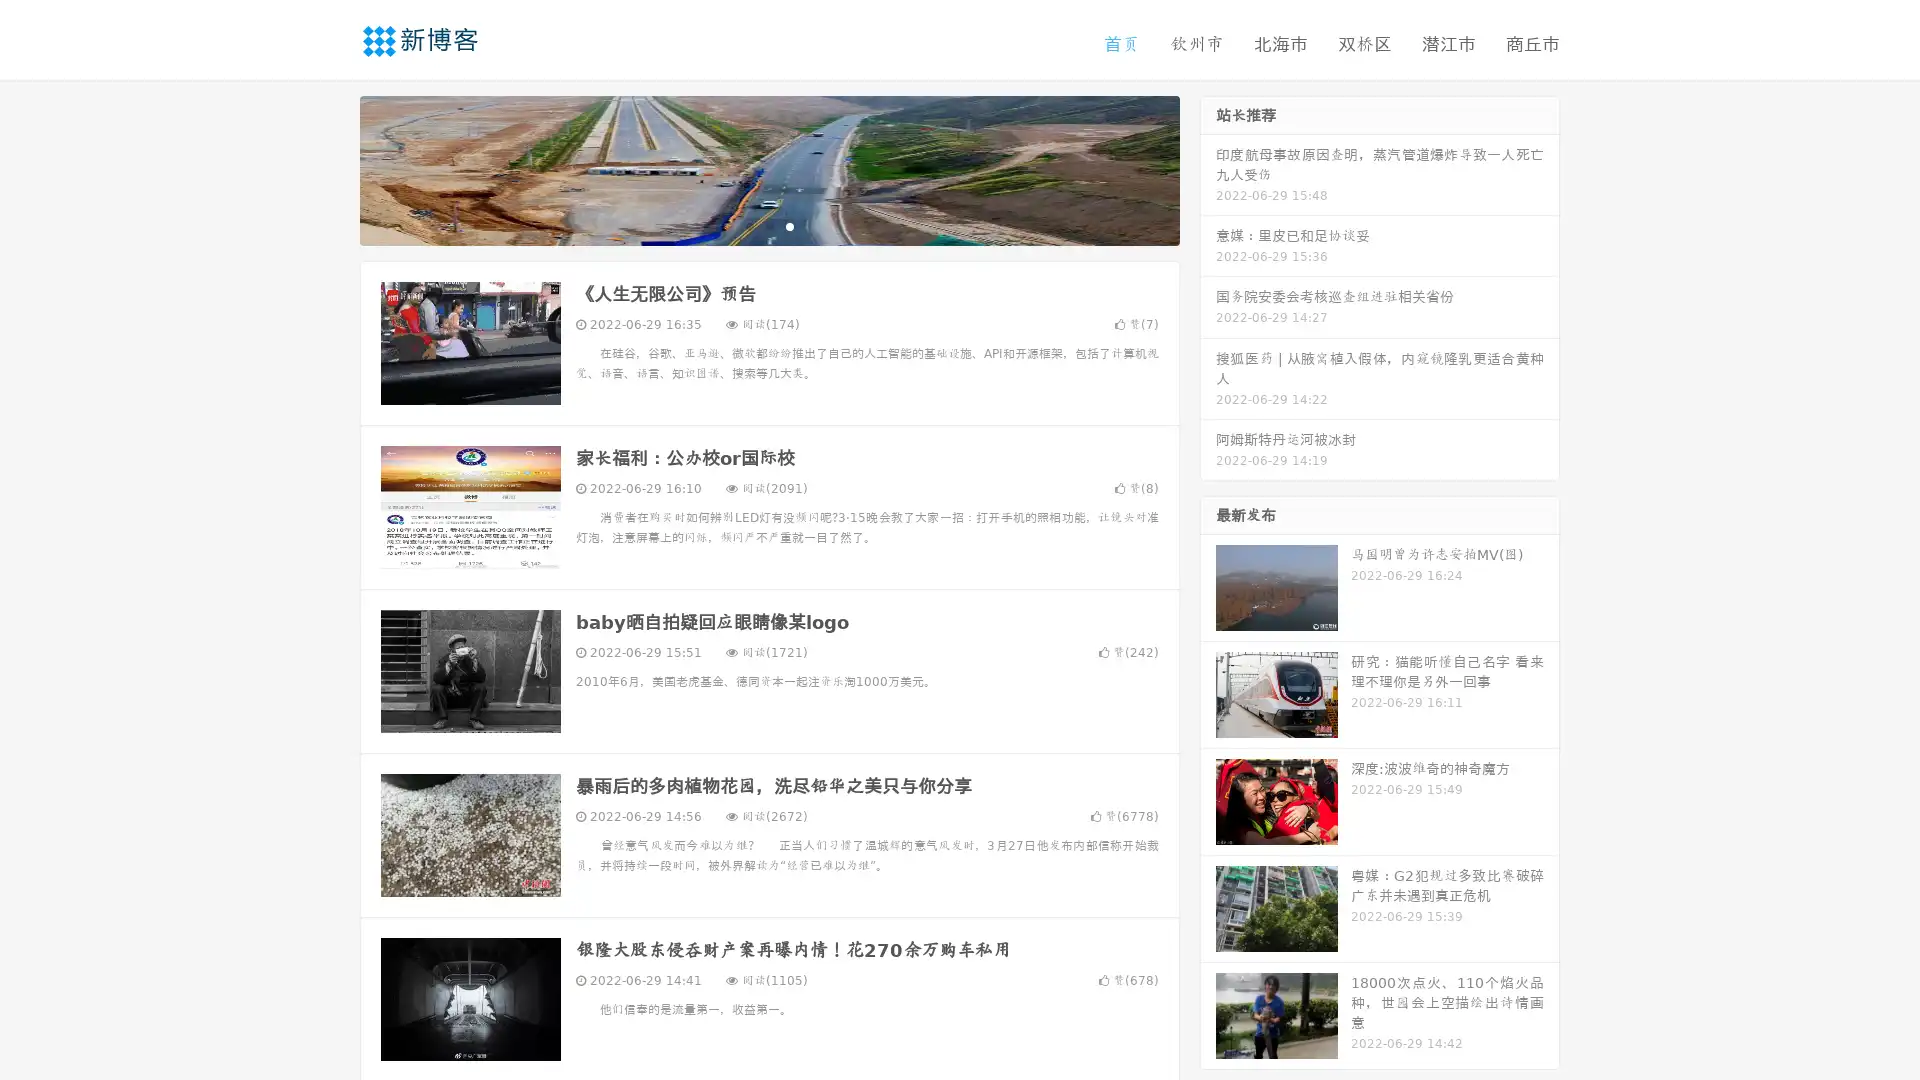 The width and height of the screenshot is (1920, 1080). What do you see at coordinates (1208, 168) in the screenshot?
I see `Next slide` at bounding box center [1208, 168].